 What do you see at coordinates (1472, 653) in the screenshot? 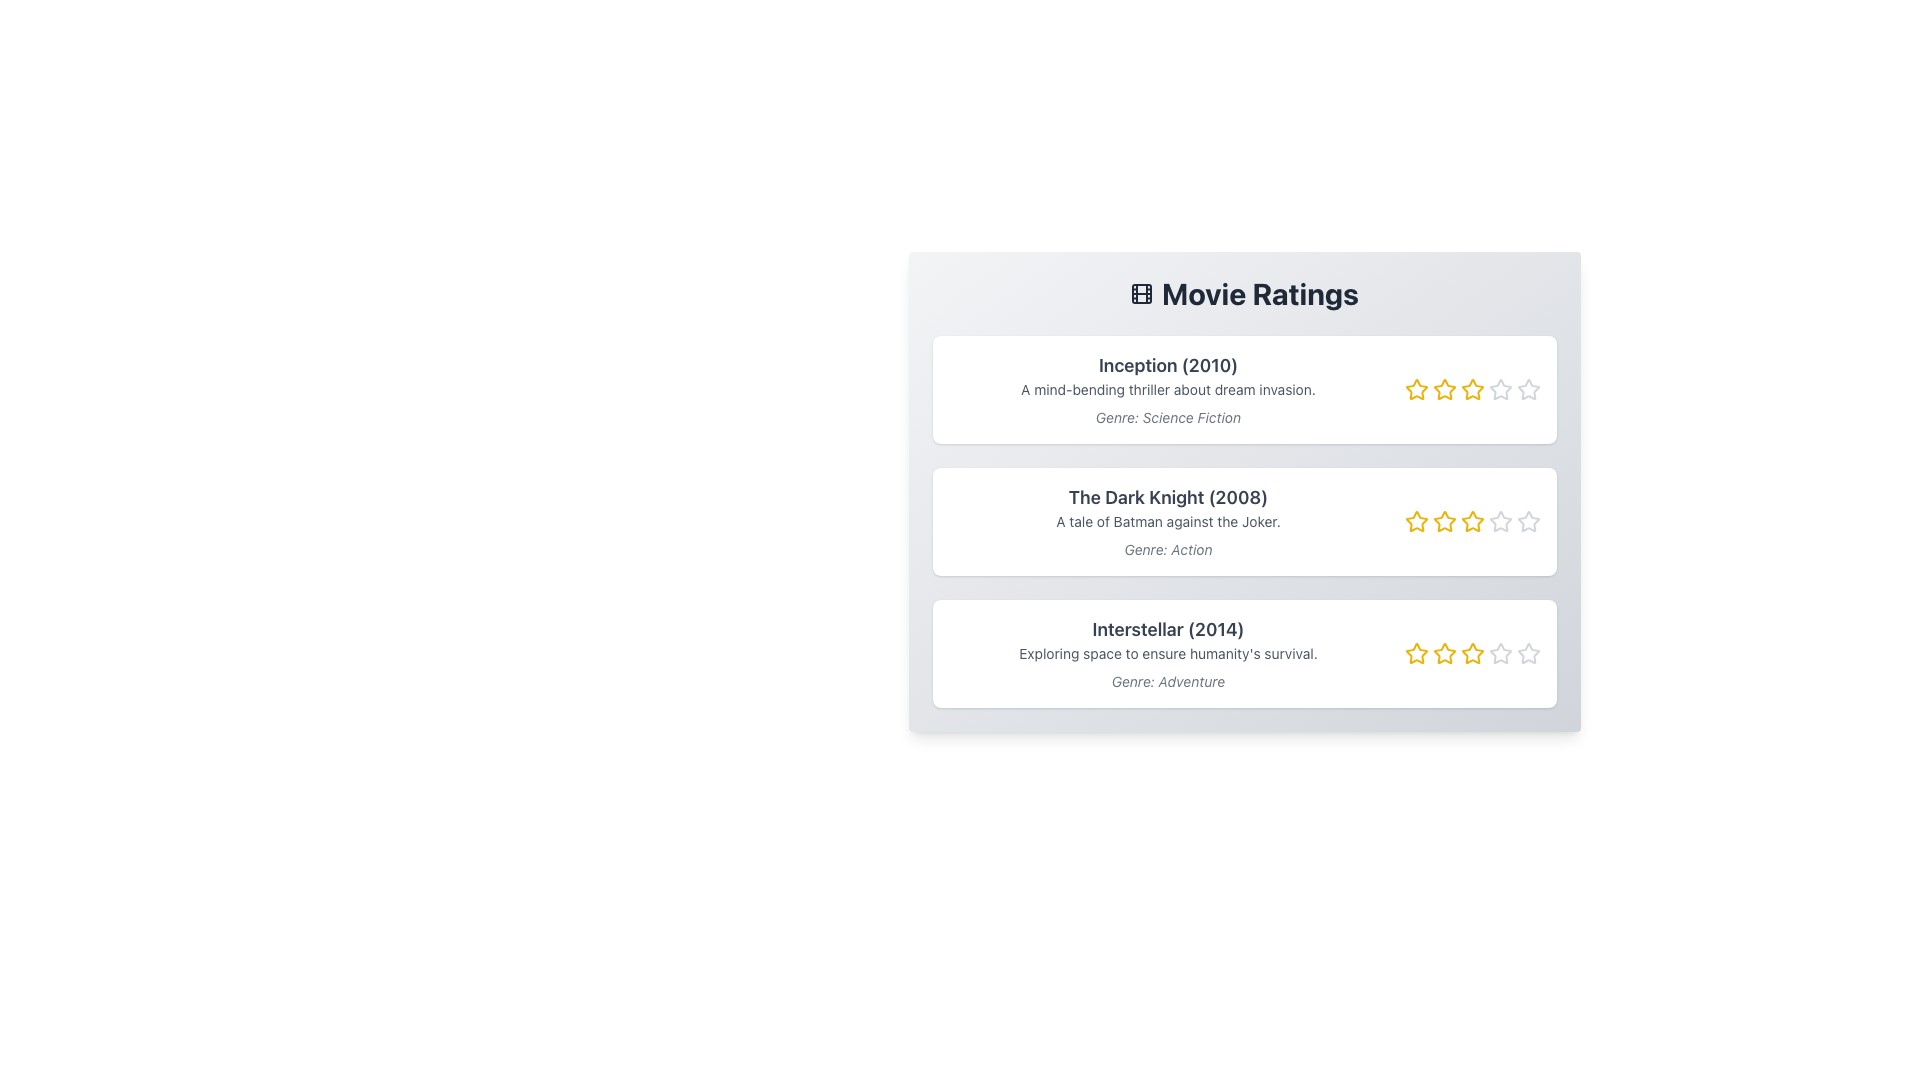
I see `the third yellow star rating icon for the movie 'Interstellar (2014)' to enable accessibility navigation` at bounding box center [1472, 653].